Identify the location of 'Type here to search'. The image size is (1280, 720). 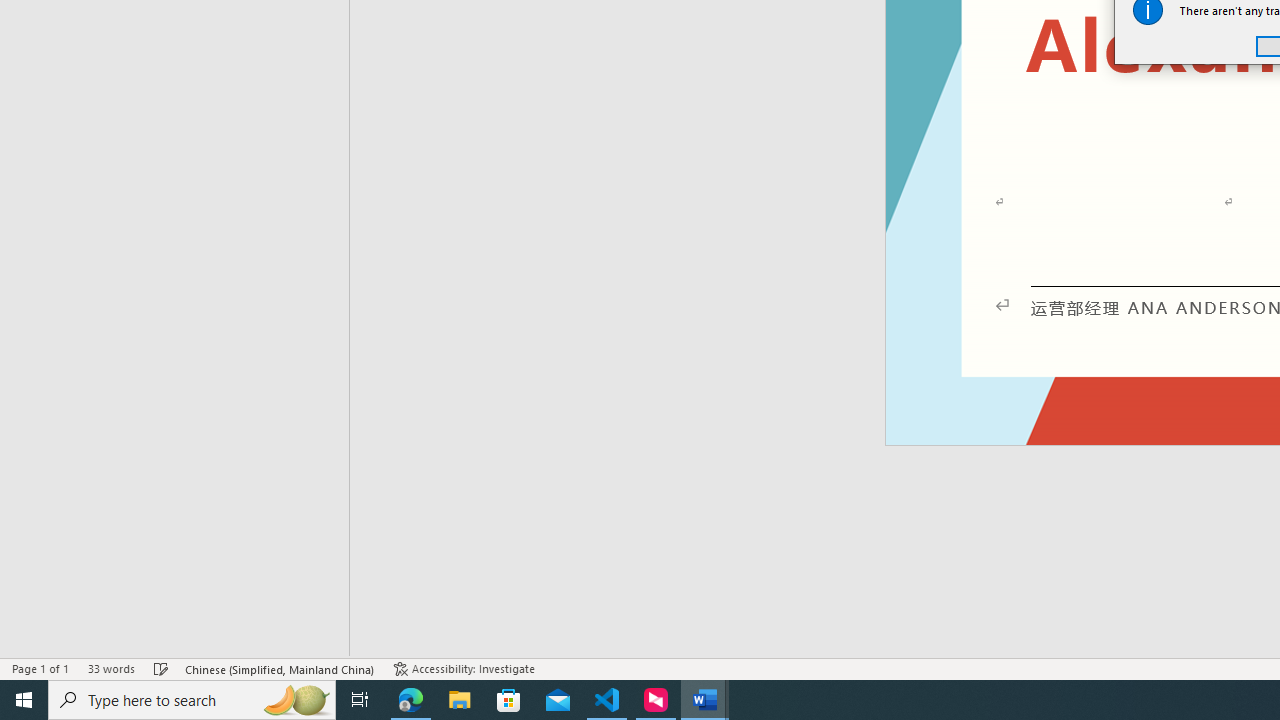
(192, 698).